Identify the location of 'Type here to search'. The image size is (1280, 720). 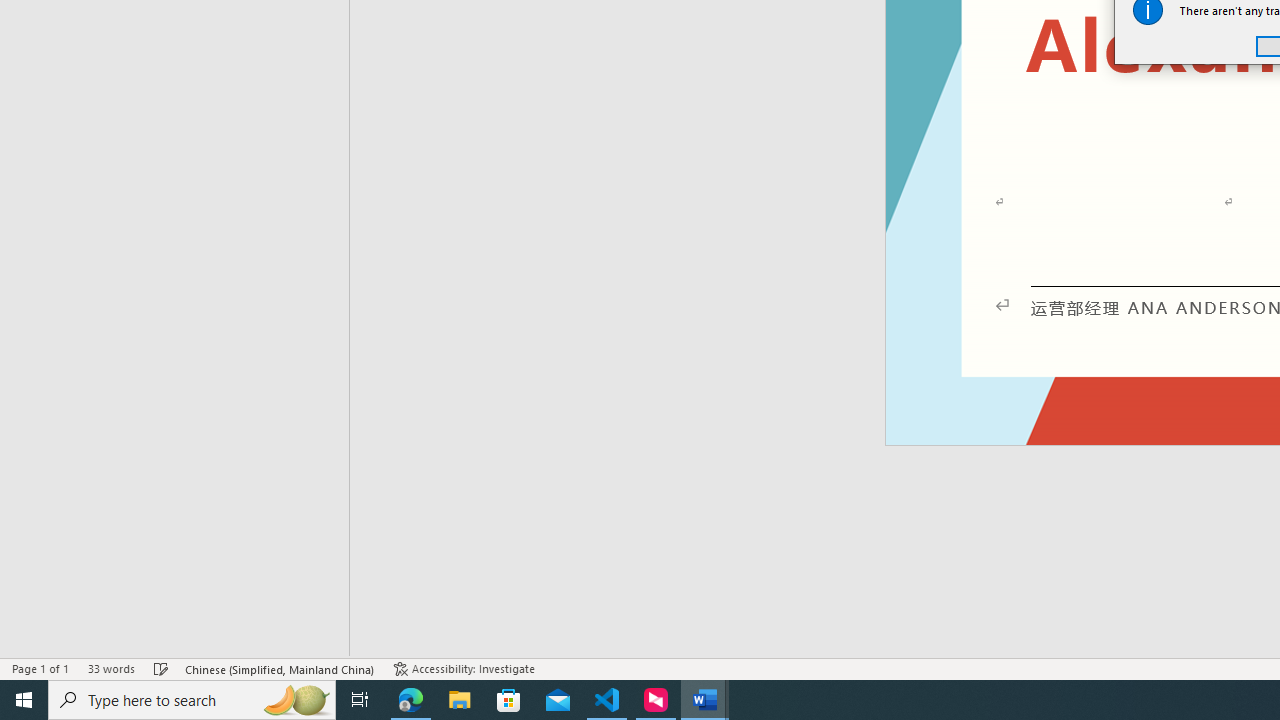
(192, 698).